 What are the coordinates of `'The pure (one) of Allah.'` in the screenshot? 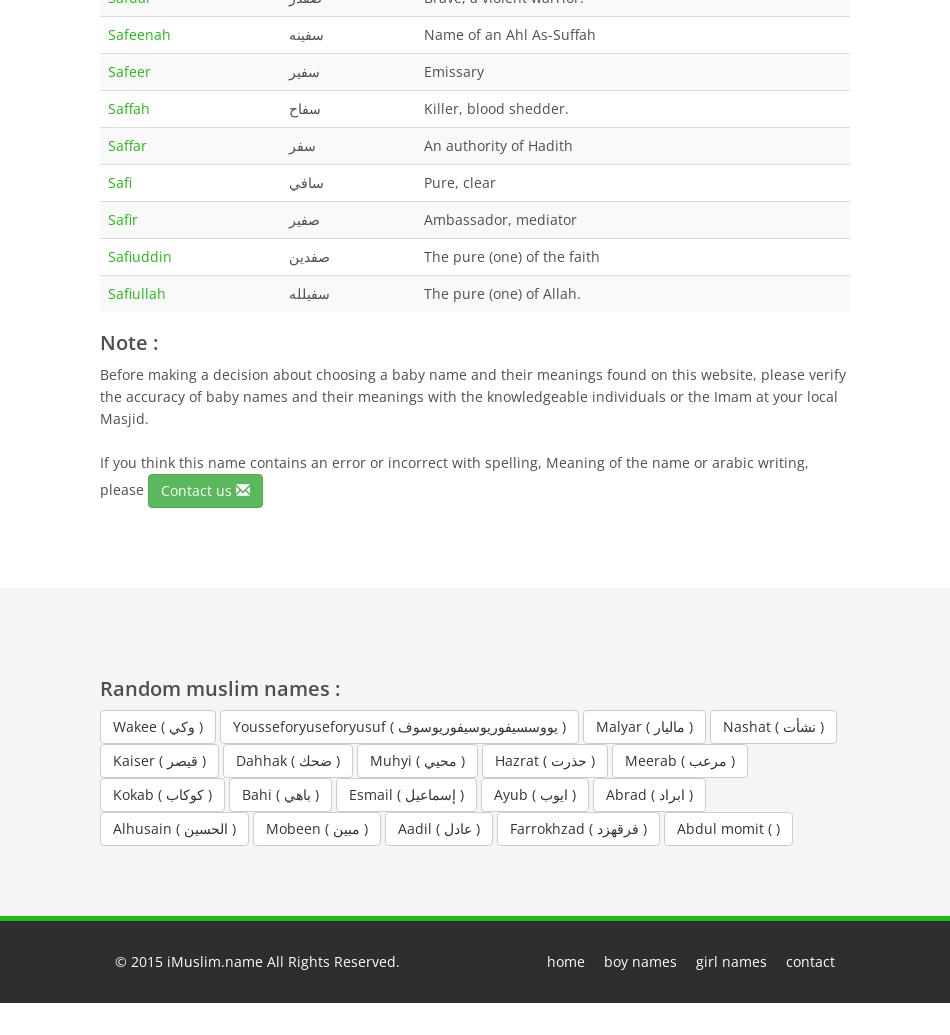 It's located at (502, 292).